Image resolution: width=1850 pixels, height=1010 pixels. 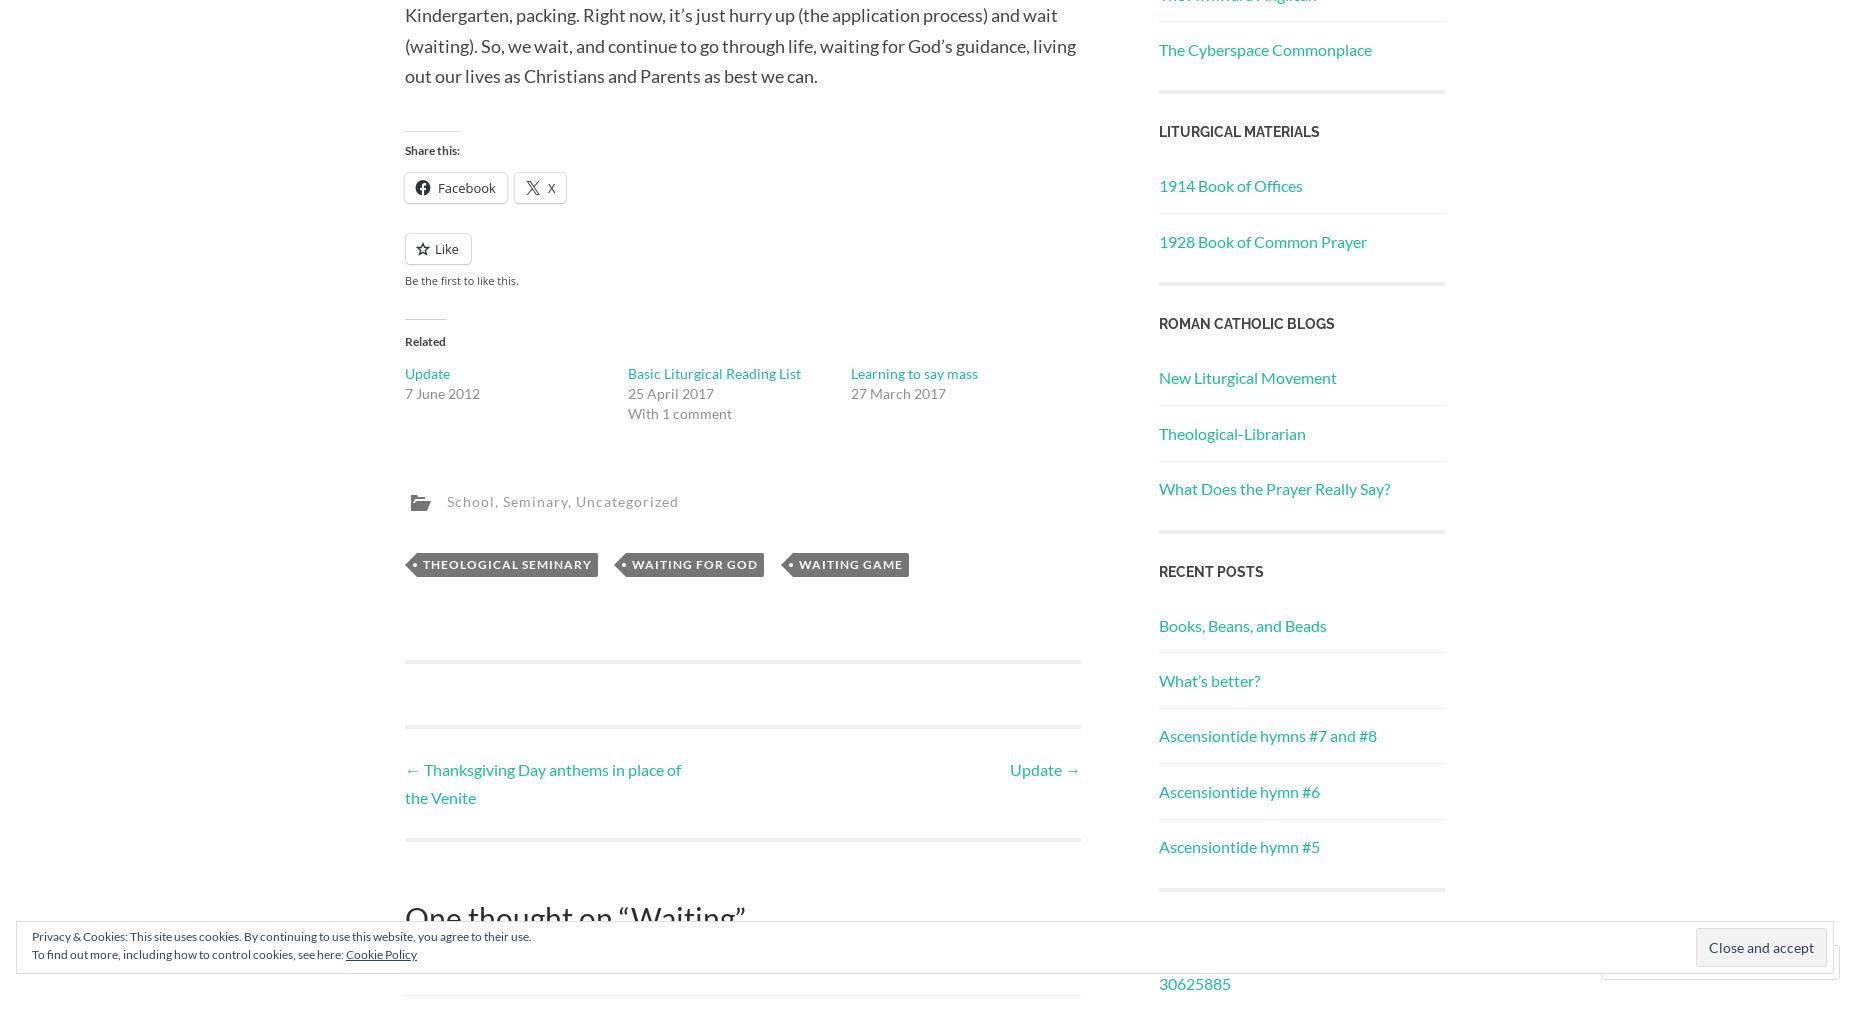 What do you see at coordinates (798, 562) in the screenshot?
I see `'waiting game'` at bounding box center [798, 562].